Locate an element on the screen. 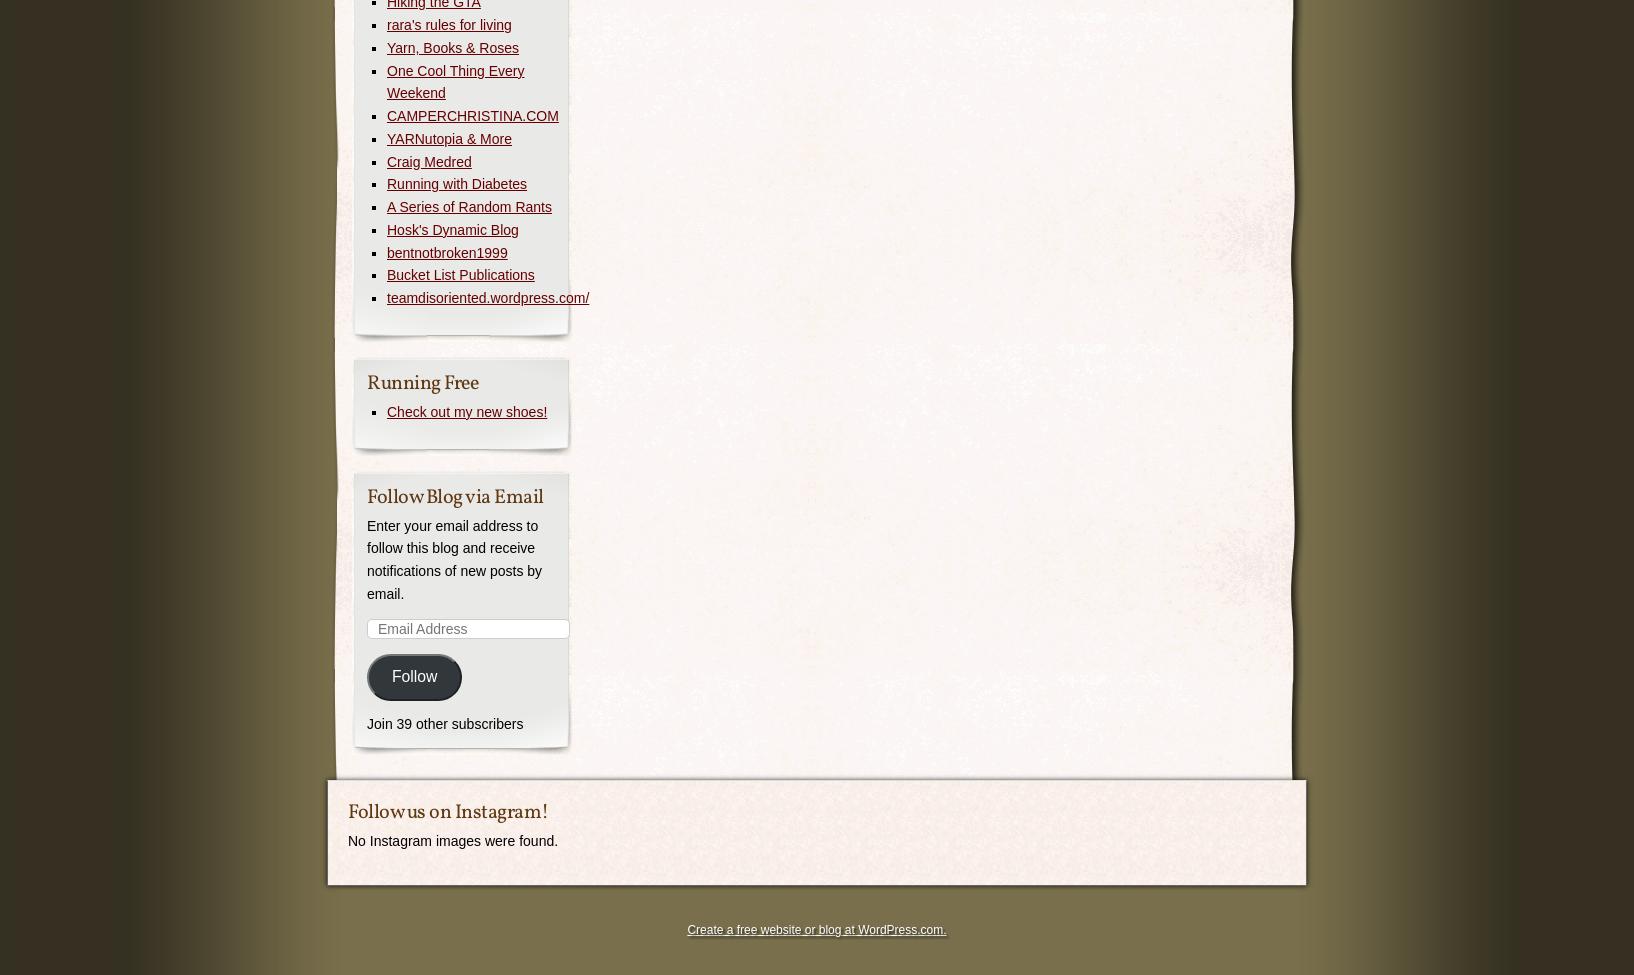 This screenshot has height=975, width=1634. 'Bucket List Publications' is located at coordinates (460, 275).